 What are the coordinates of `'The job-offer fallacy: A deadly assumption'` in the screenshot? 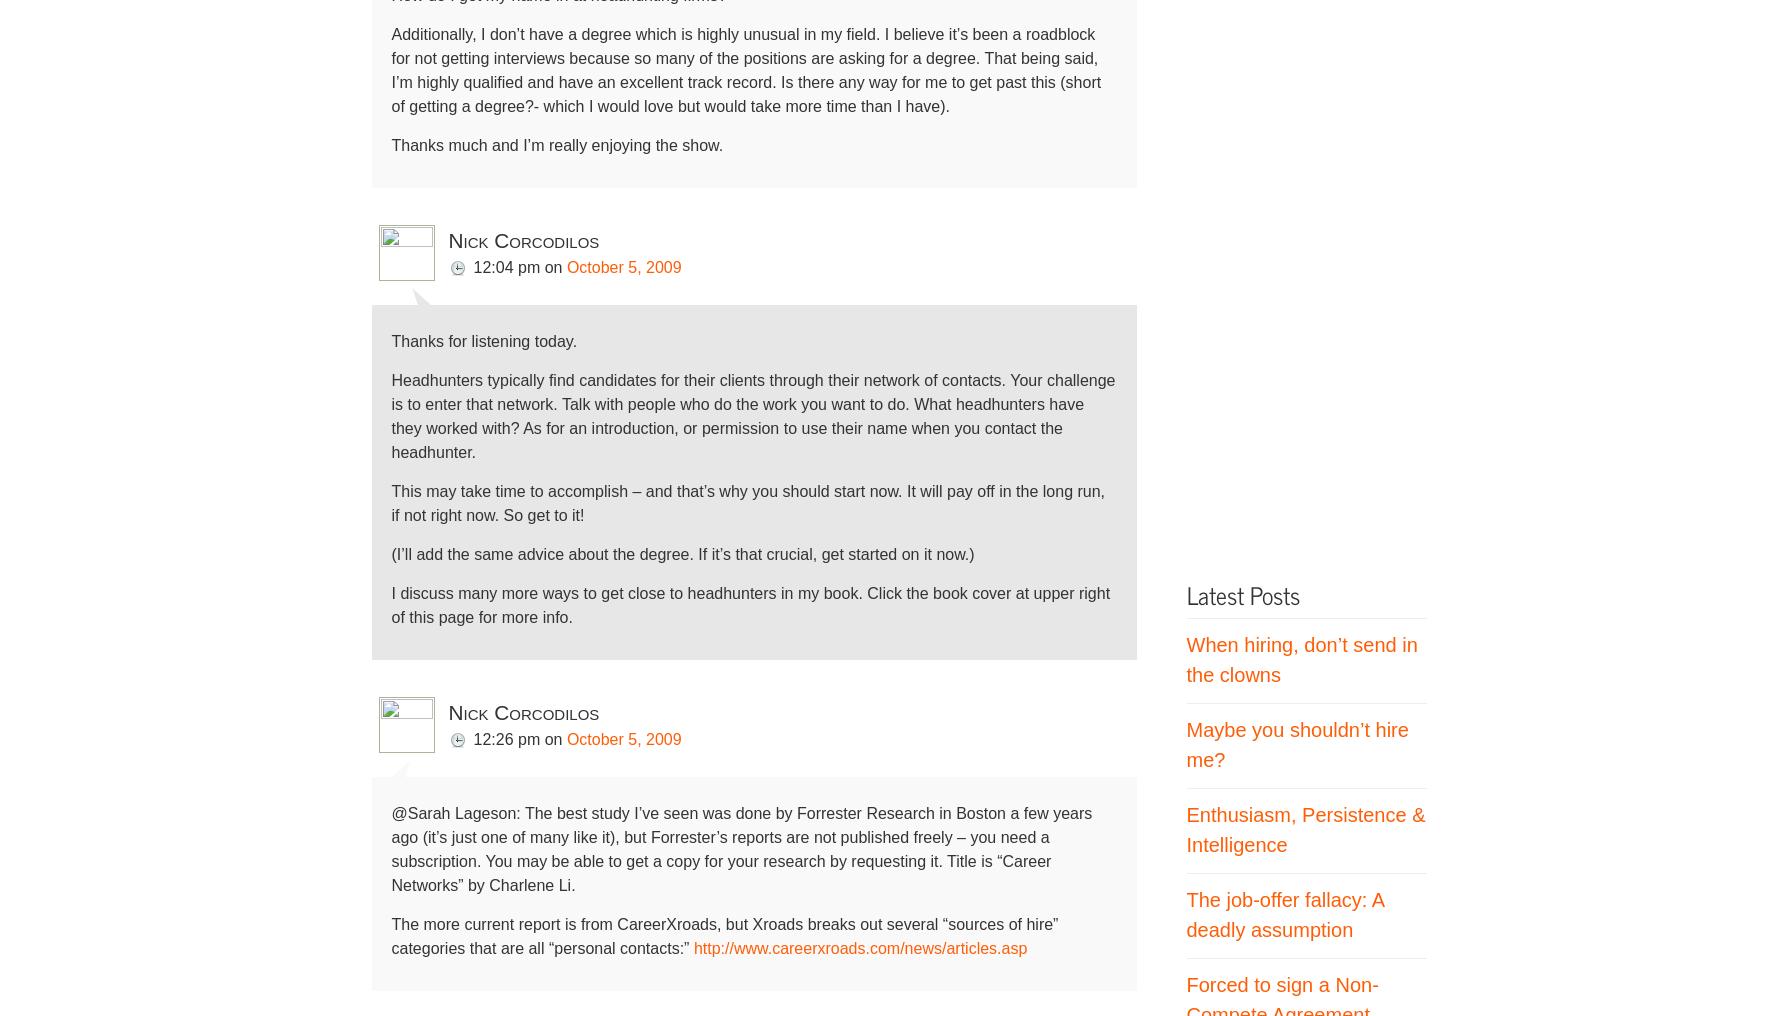 It's located at (1184, 912).